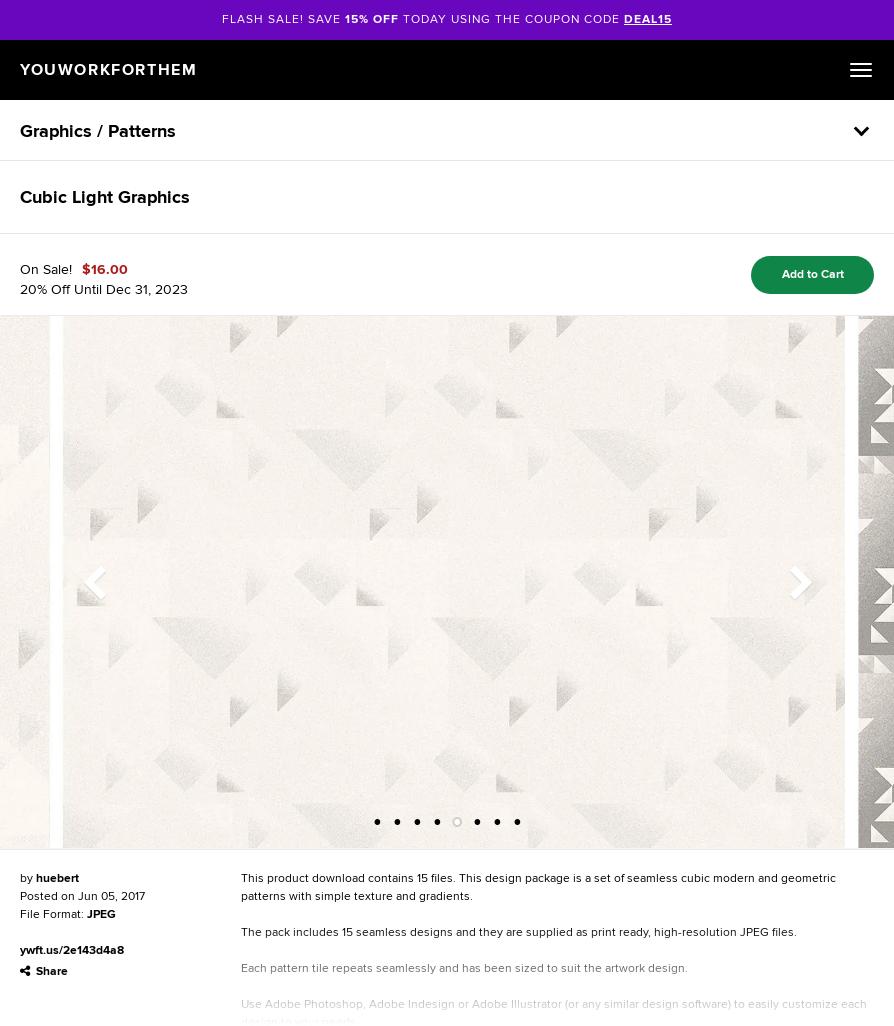  What do you see at coordinates (130, 287) in the screenshot?
I see `'Until Dec 31, 2023'` at bounding box center [130, 287].